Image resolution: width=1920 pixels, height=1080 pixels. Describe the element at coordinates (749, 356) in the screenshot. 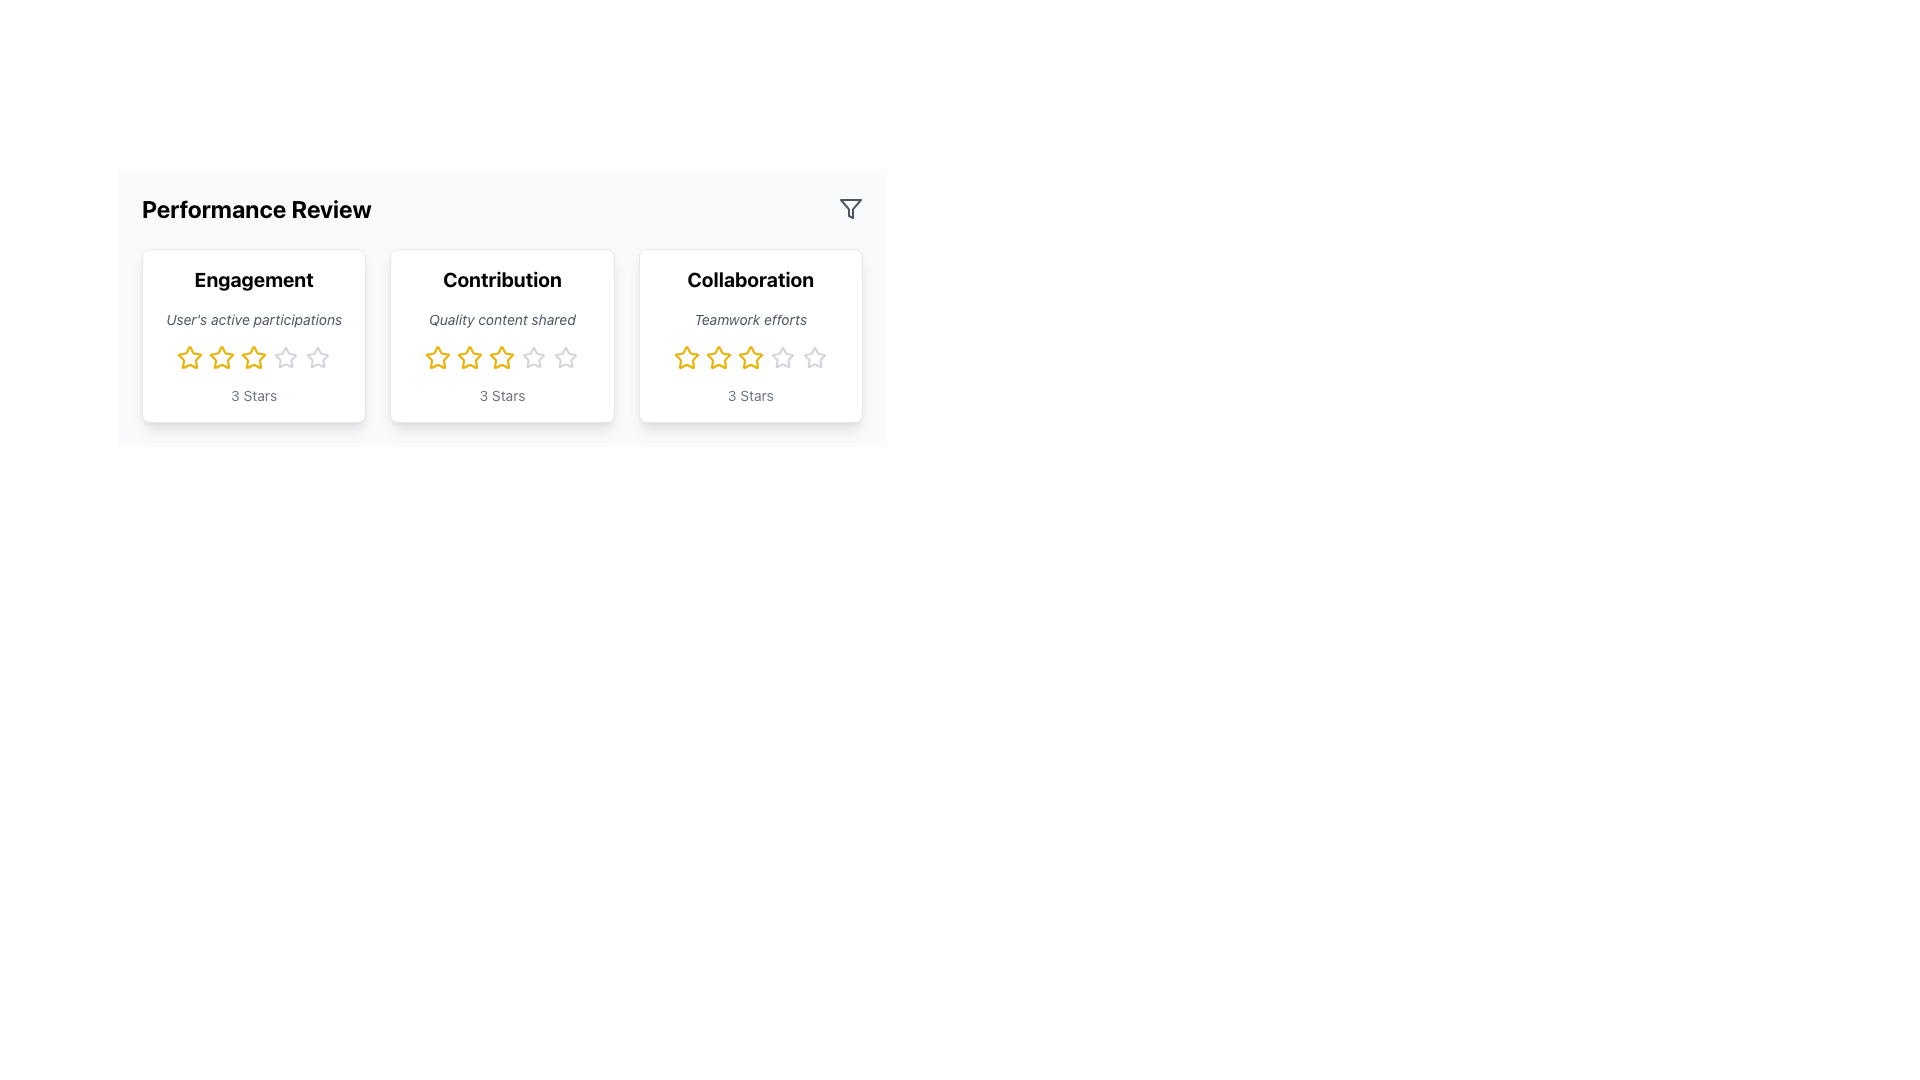

I see `the vibrant yellow outlined star icon in the 'Collaboration' card under 'Teamwork efforts' to give or modify a rating` at that location.